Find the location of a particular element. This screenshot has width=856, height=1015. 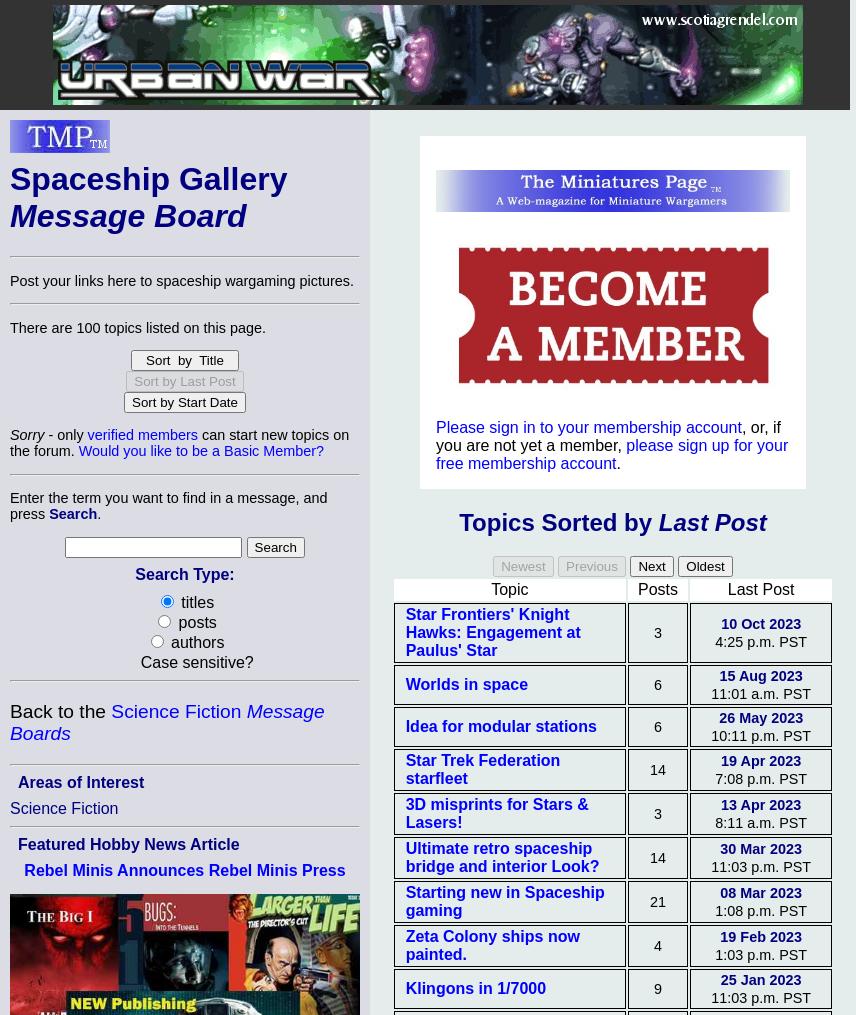

'19 Feb 2023' is located at coordinates (759, 936).